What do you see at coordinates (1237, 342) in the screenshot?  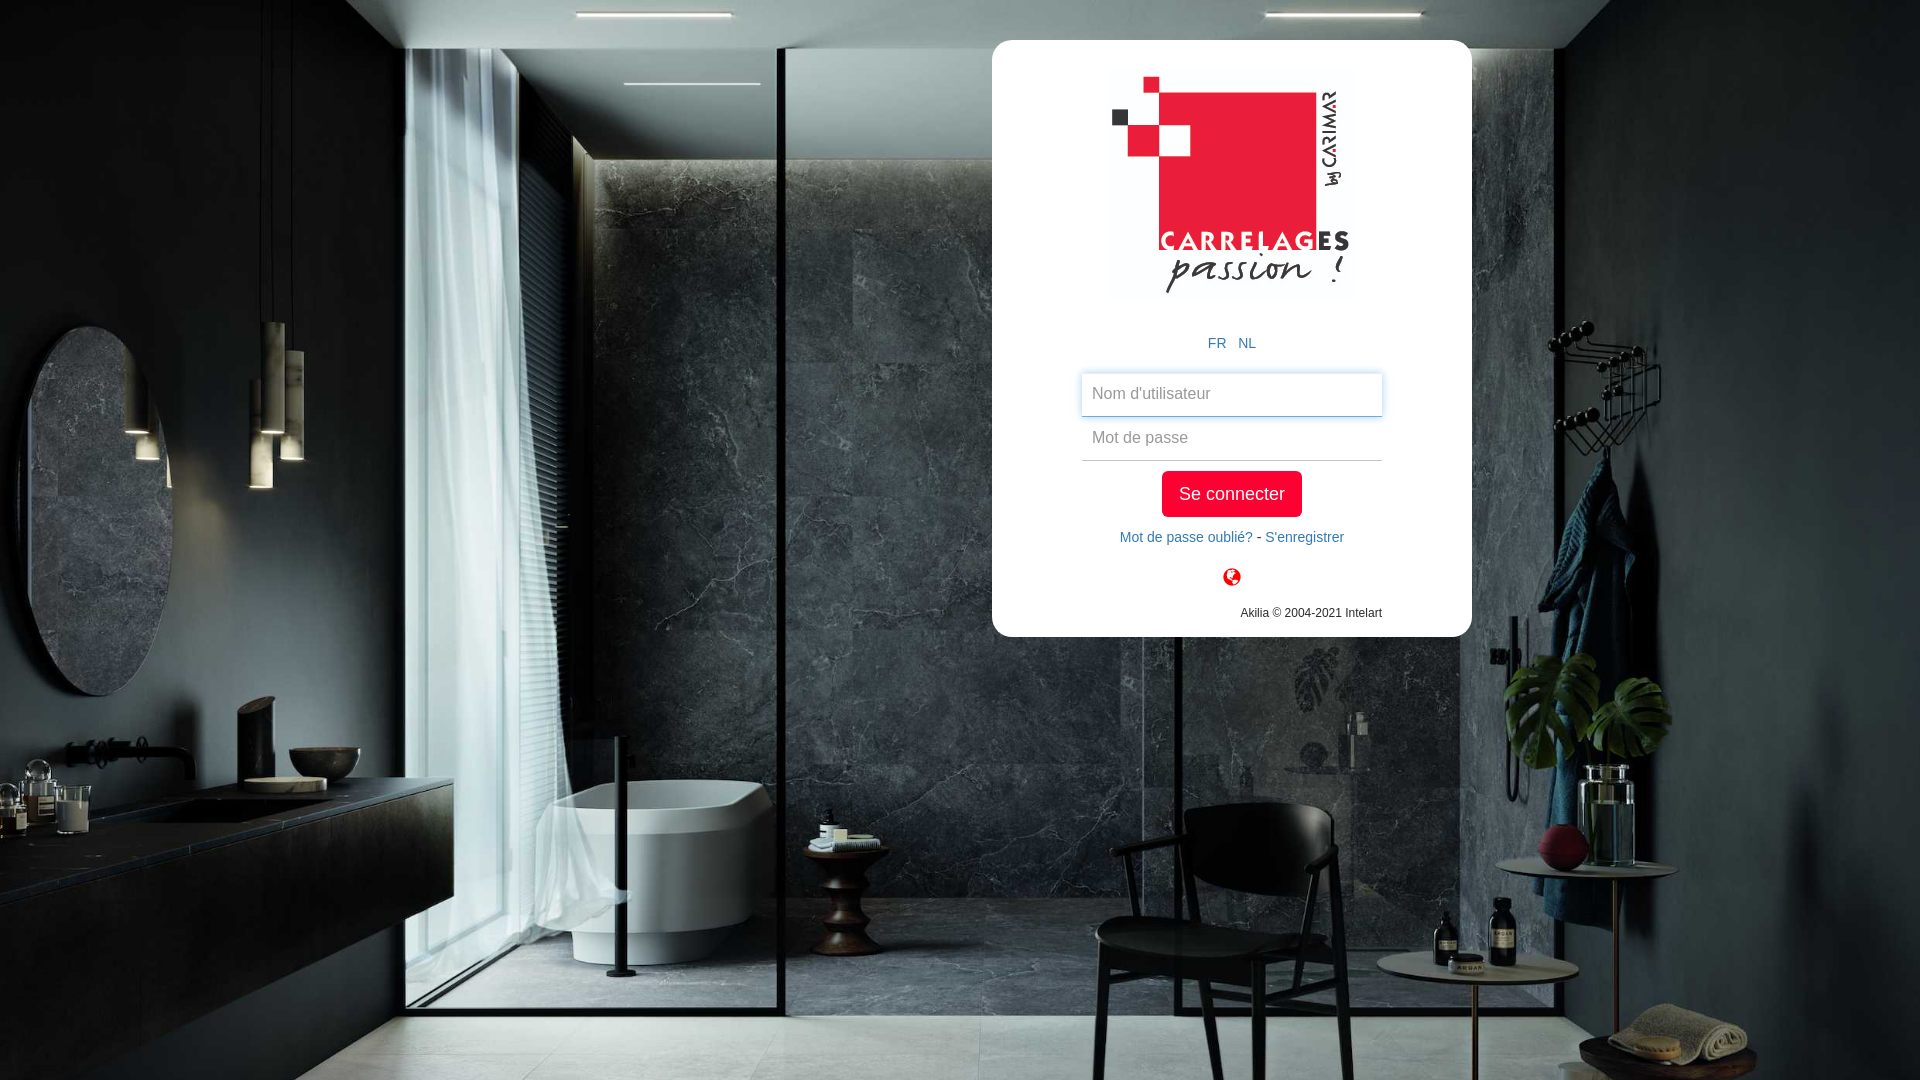 I see `'NL'` at bounding box center [1237, 342].